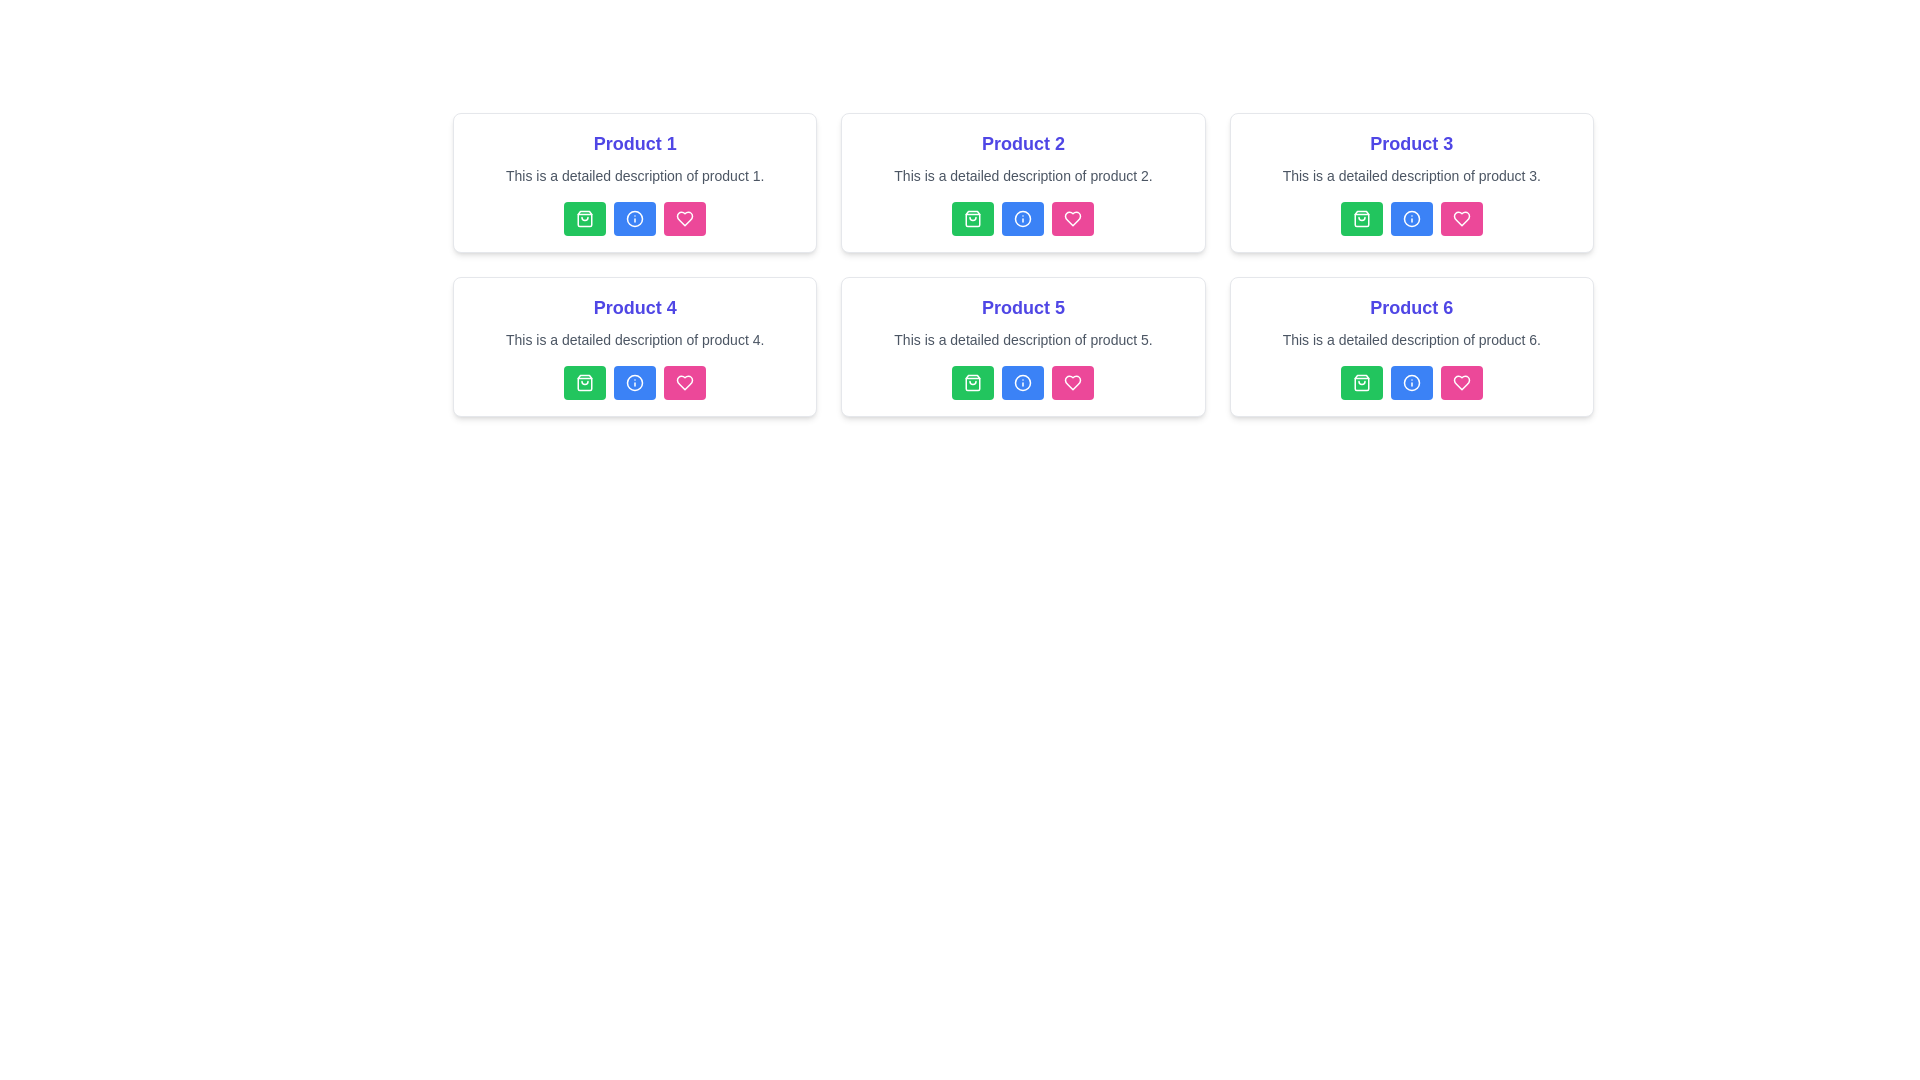 The width and height of the screenshot is (1920, 1080). Describe the element at coordinates (1461, 219) in the screenshot. I see `the fourth button below the description of 'Product 3' in the third card on the top row to favorite the product` at that location.